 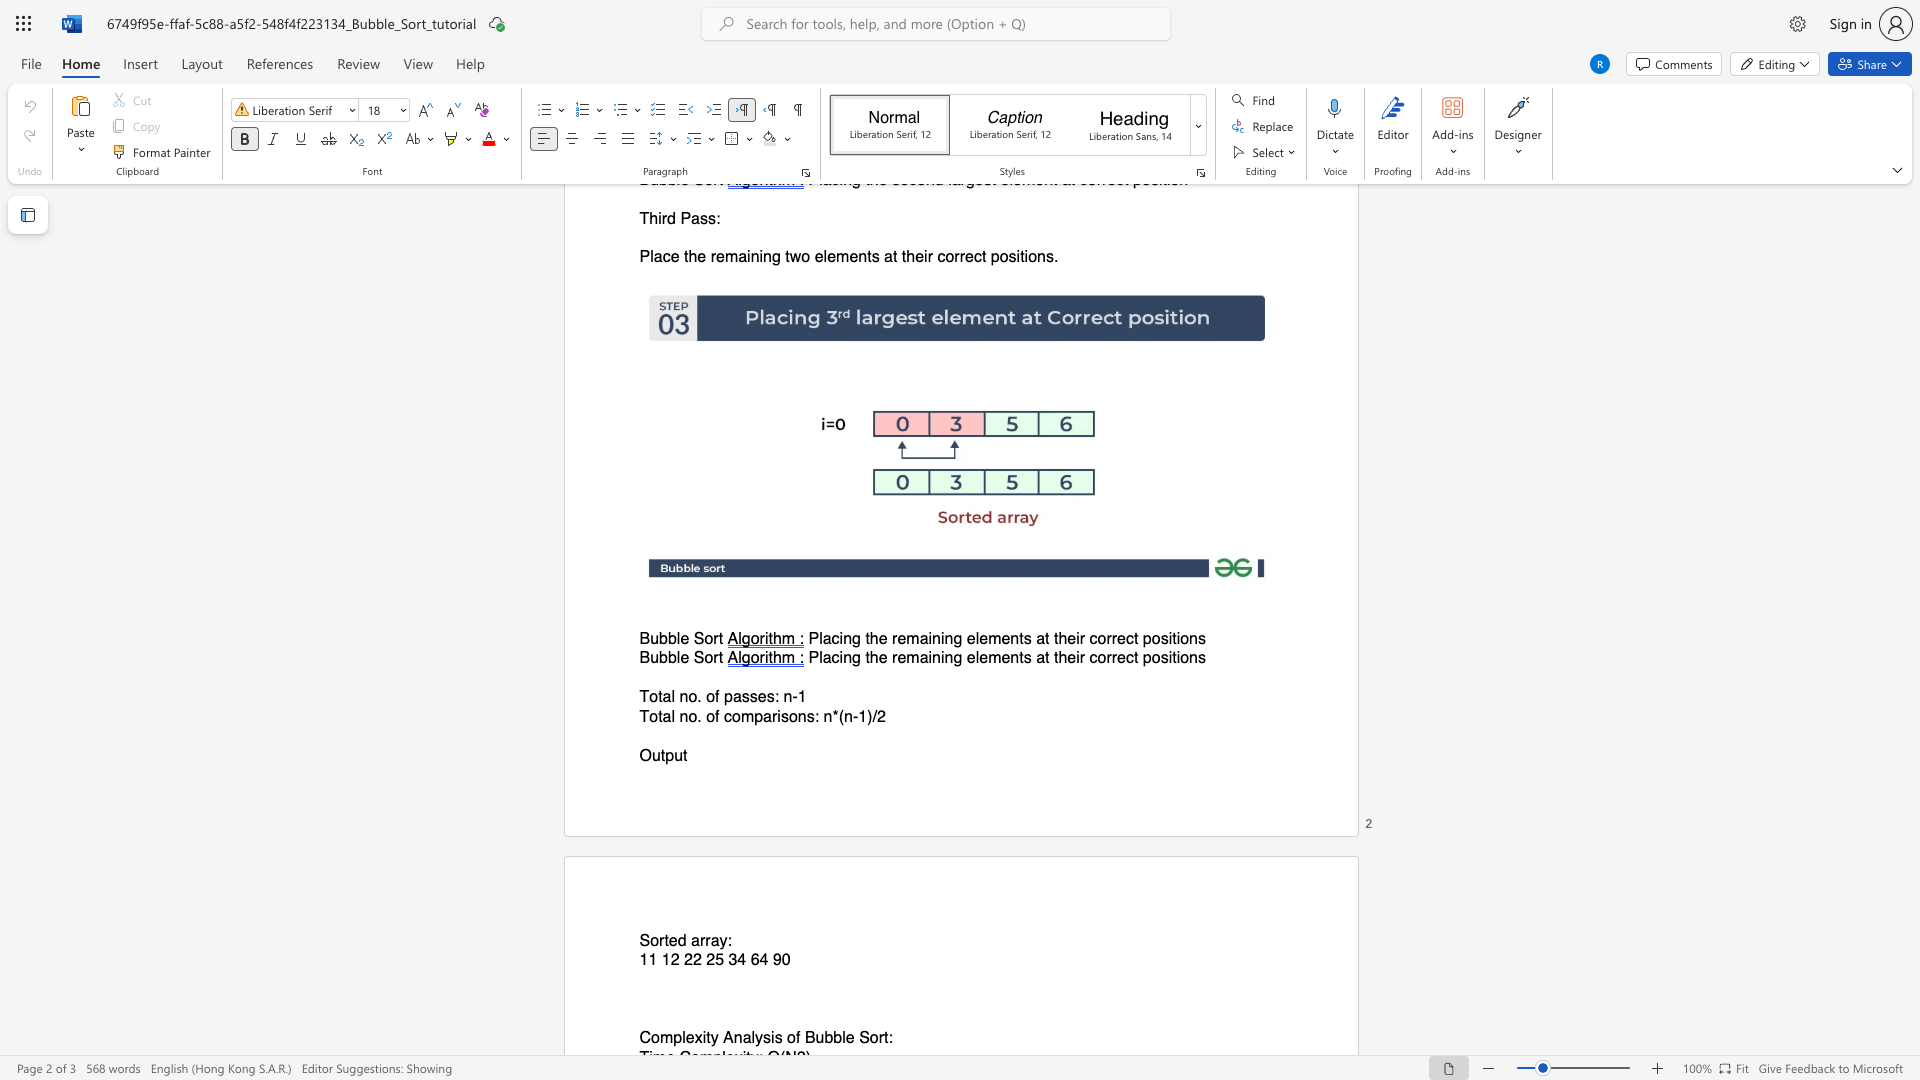 I want to click on the subset text "bble Sort" within the text "Bubble Sort", so click(x=659, y=658).